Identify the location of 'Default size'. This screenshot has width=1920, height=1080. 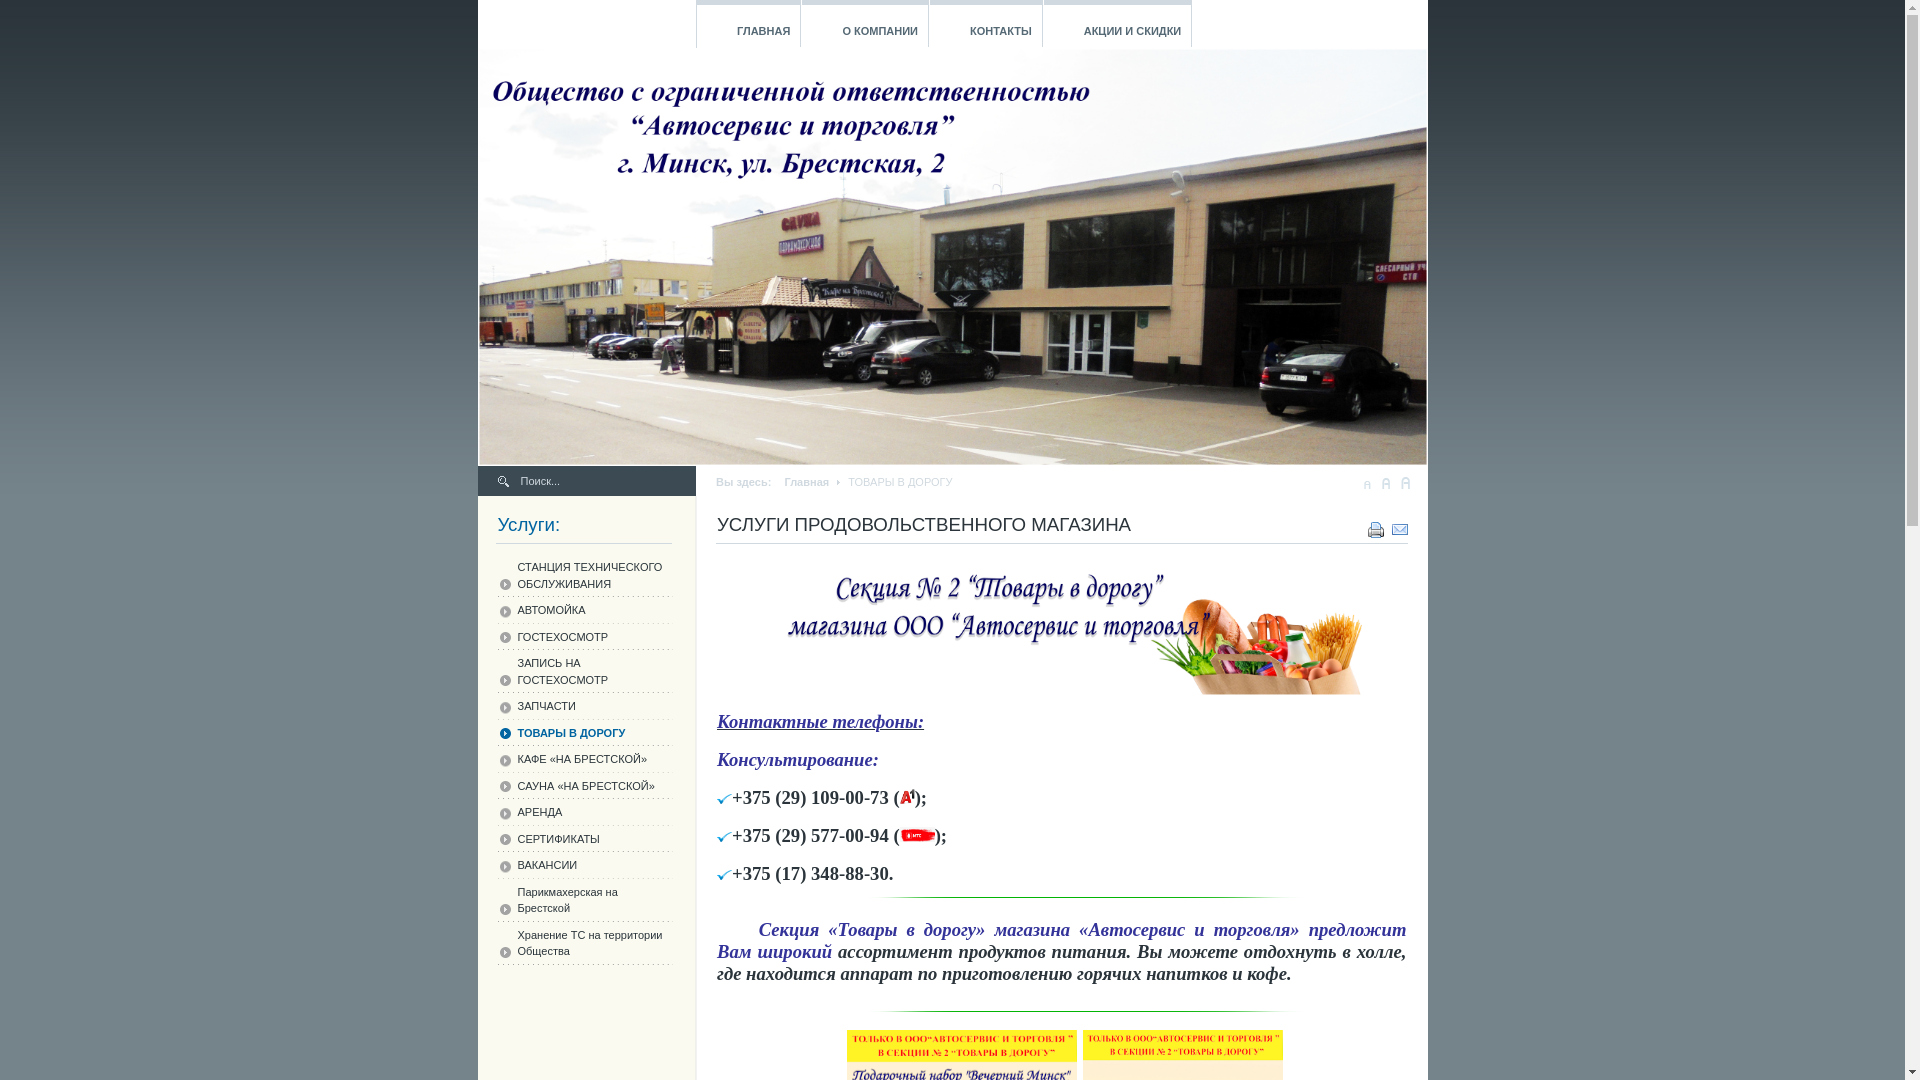
(1385, 482).